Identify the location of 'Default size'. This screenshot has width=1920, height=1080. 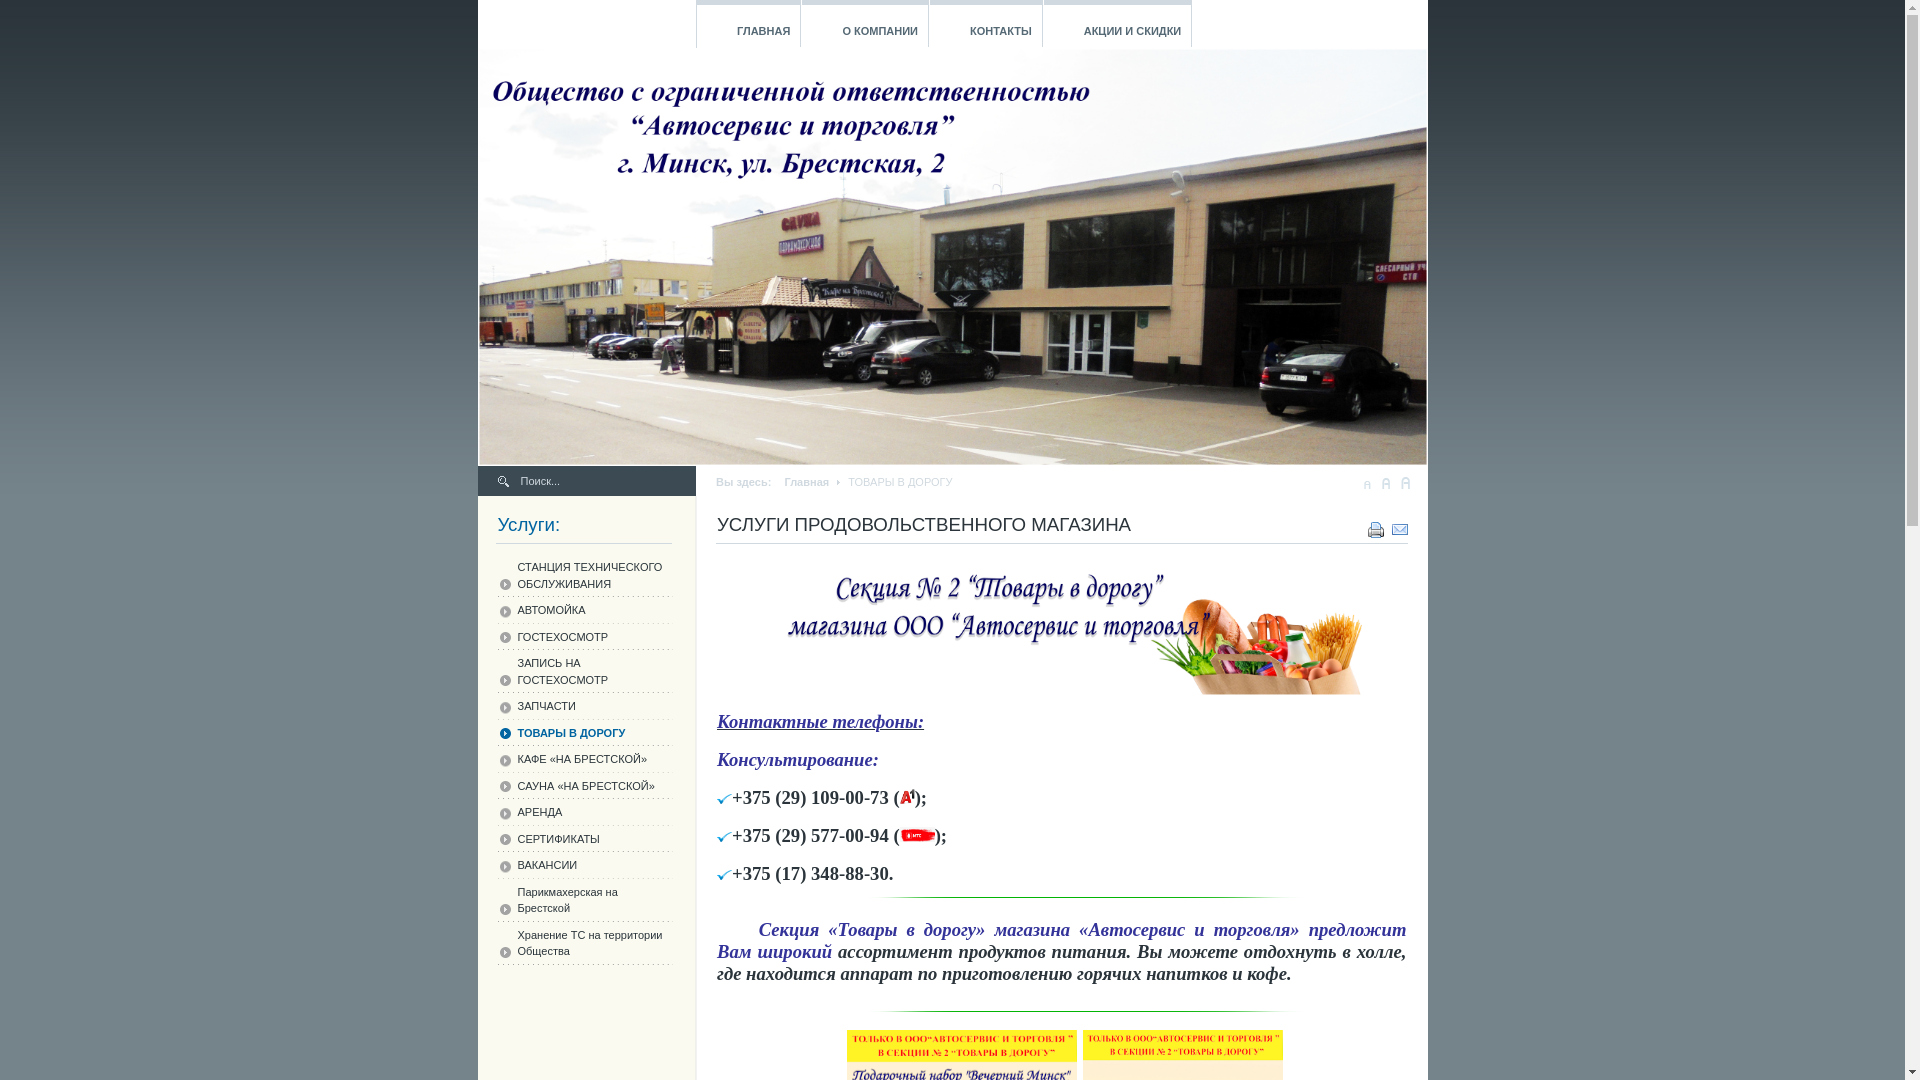
(1385, 482).